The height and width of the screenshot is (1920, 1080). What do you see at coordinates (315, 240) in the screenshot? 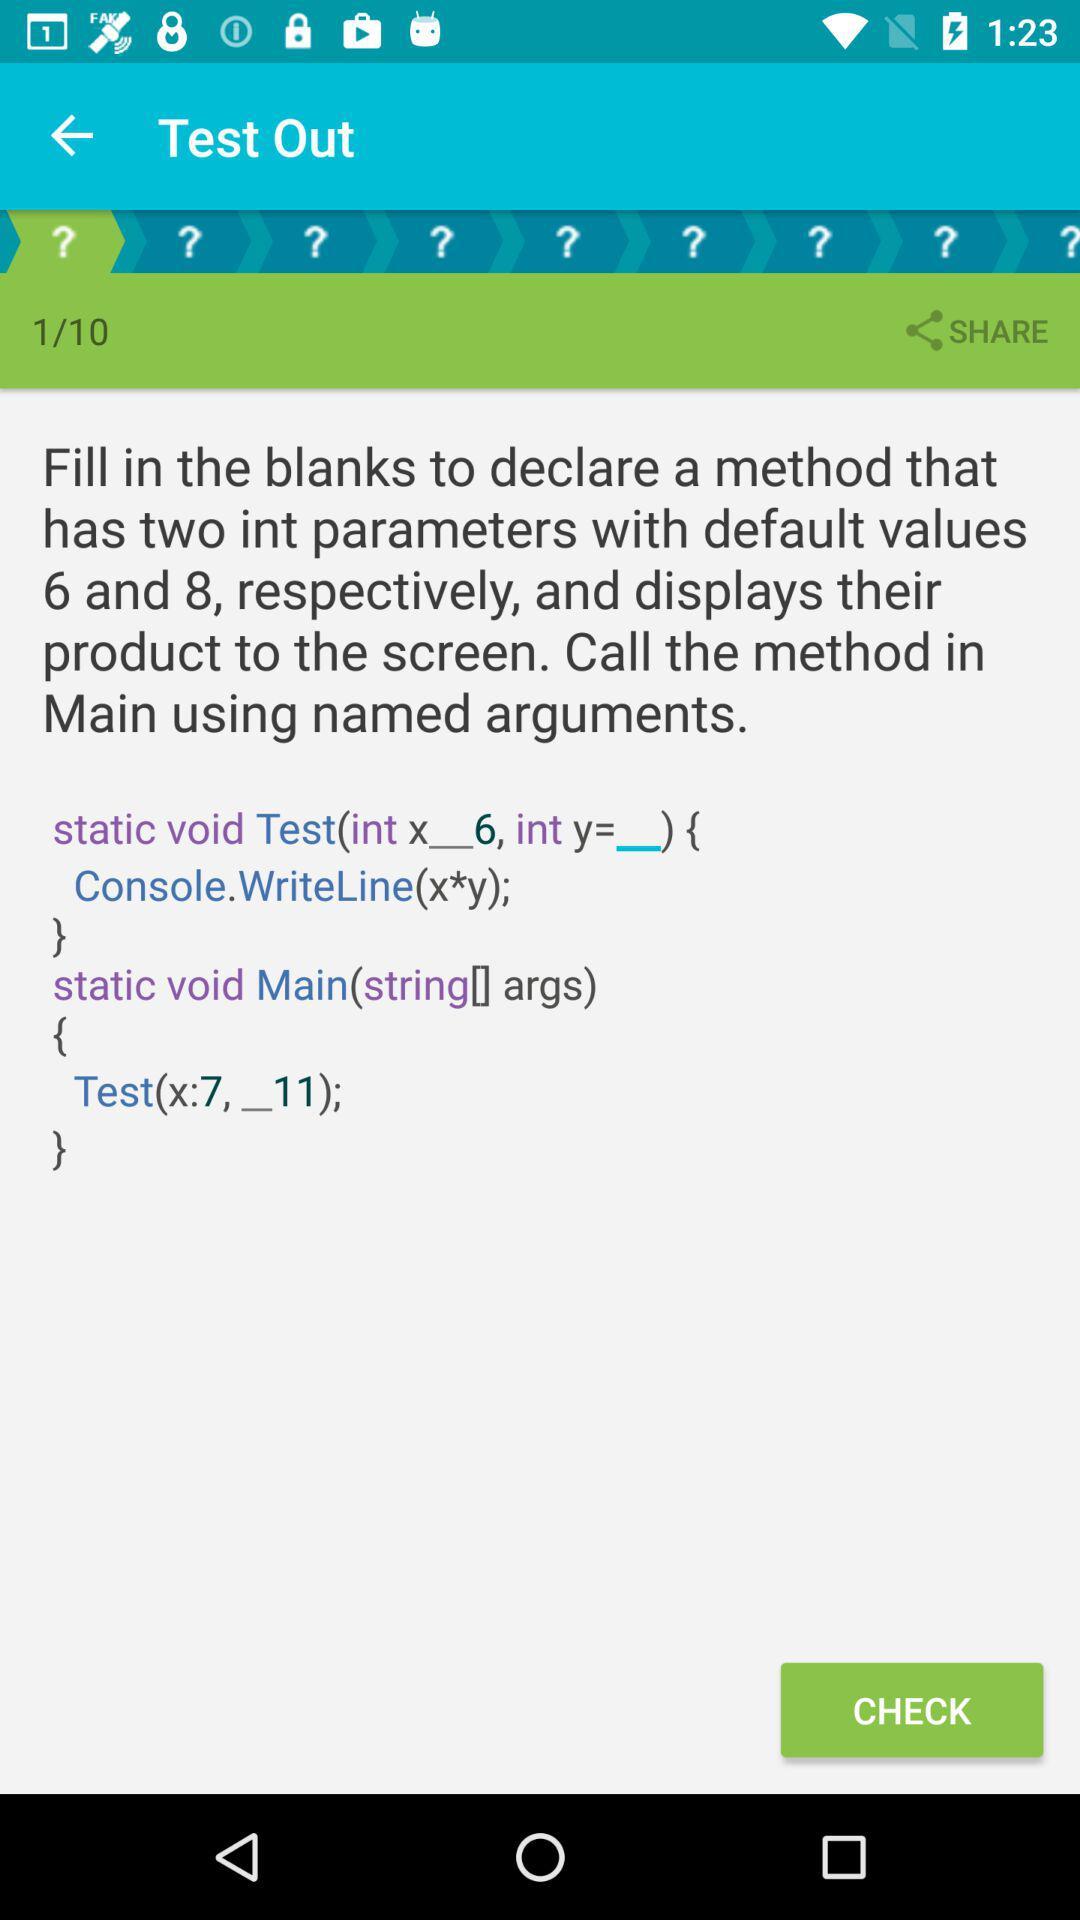
I see `the help icon` at bounding box center [315, 240].